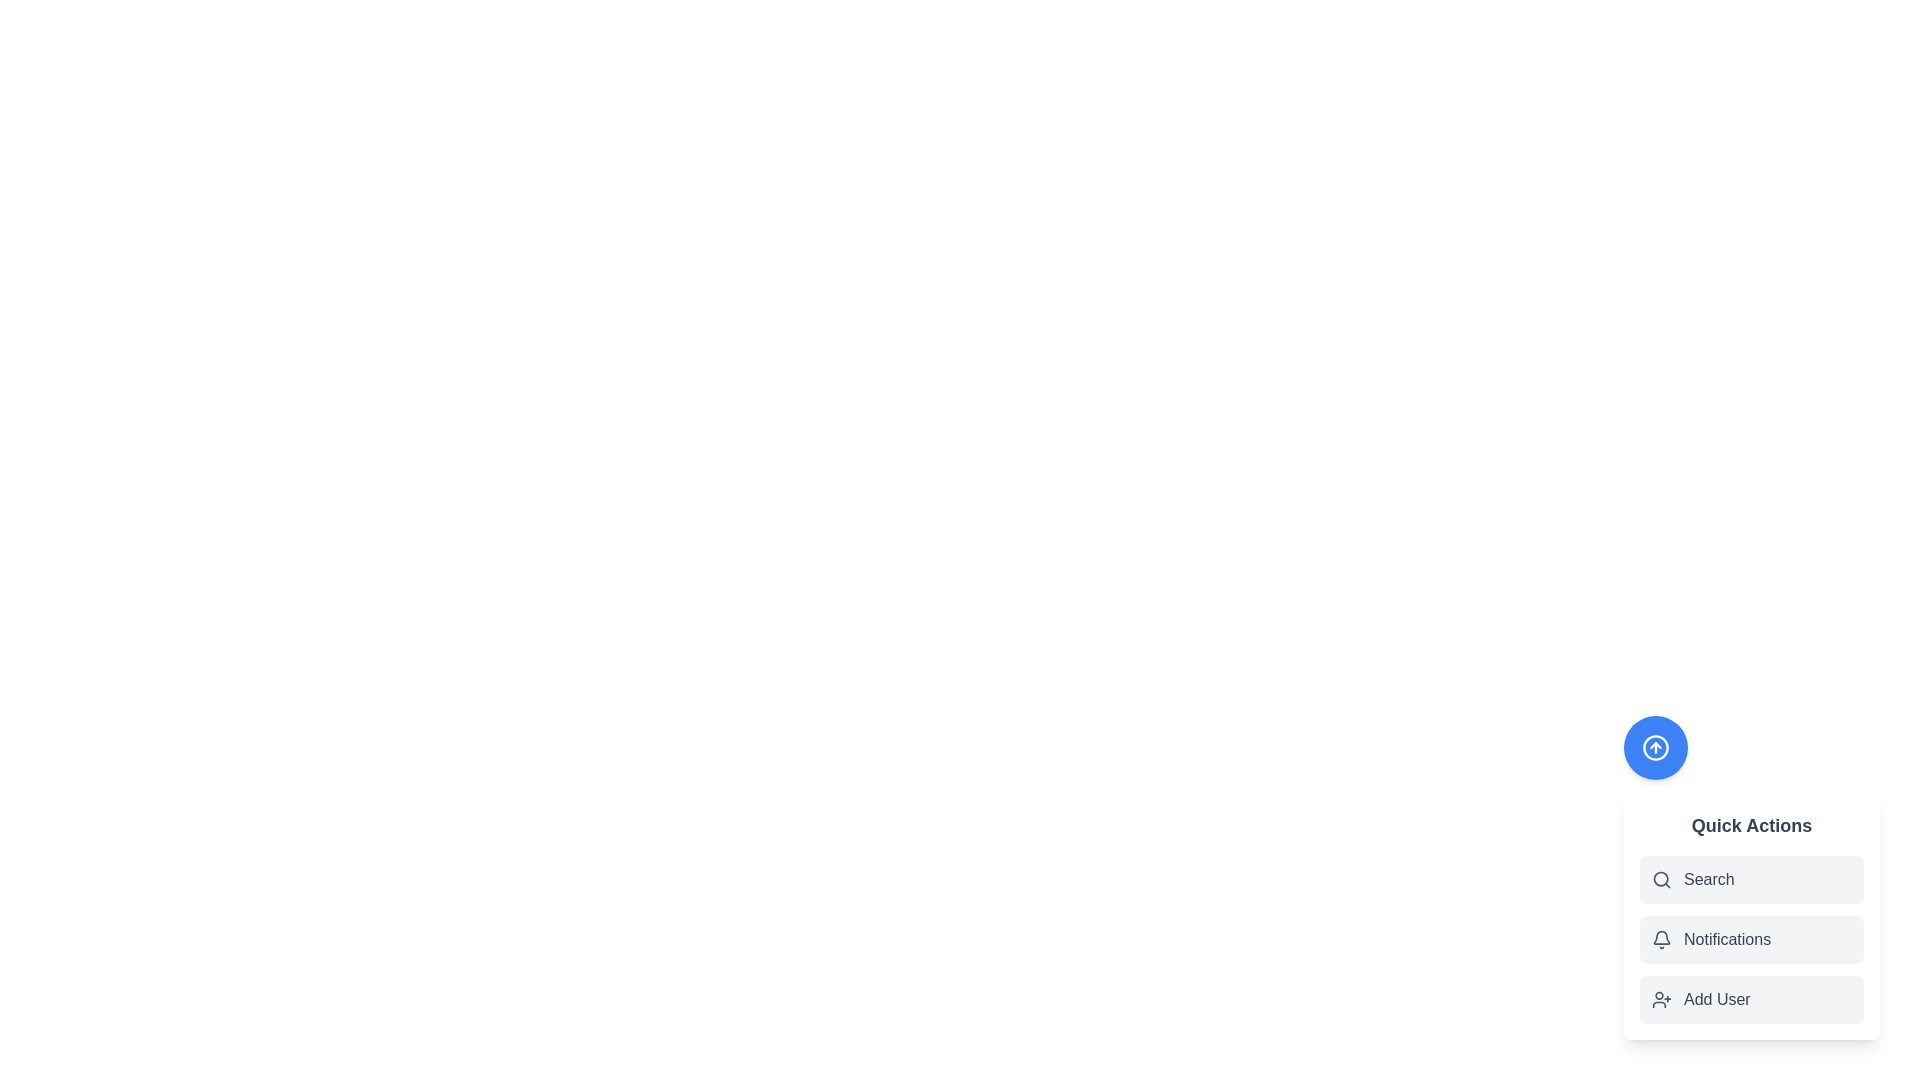 The height and width of the screenshot is (1080, 1920). I want to click on the 'Notifications' text label, which is styled in gray and located to the right of the bell icon within the 'Quick Actions' card, so click(1726, 940).